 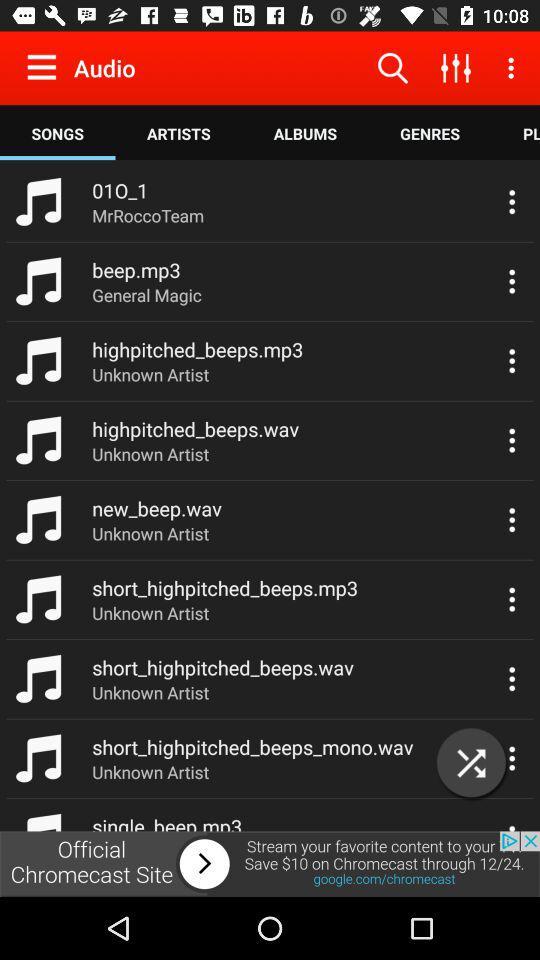 I want to click on next page botton, so click(x=270, y=863).